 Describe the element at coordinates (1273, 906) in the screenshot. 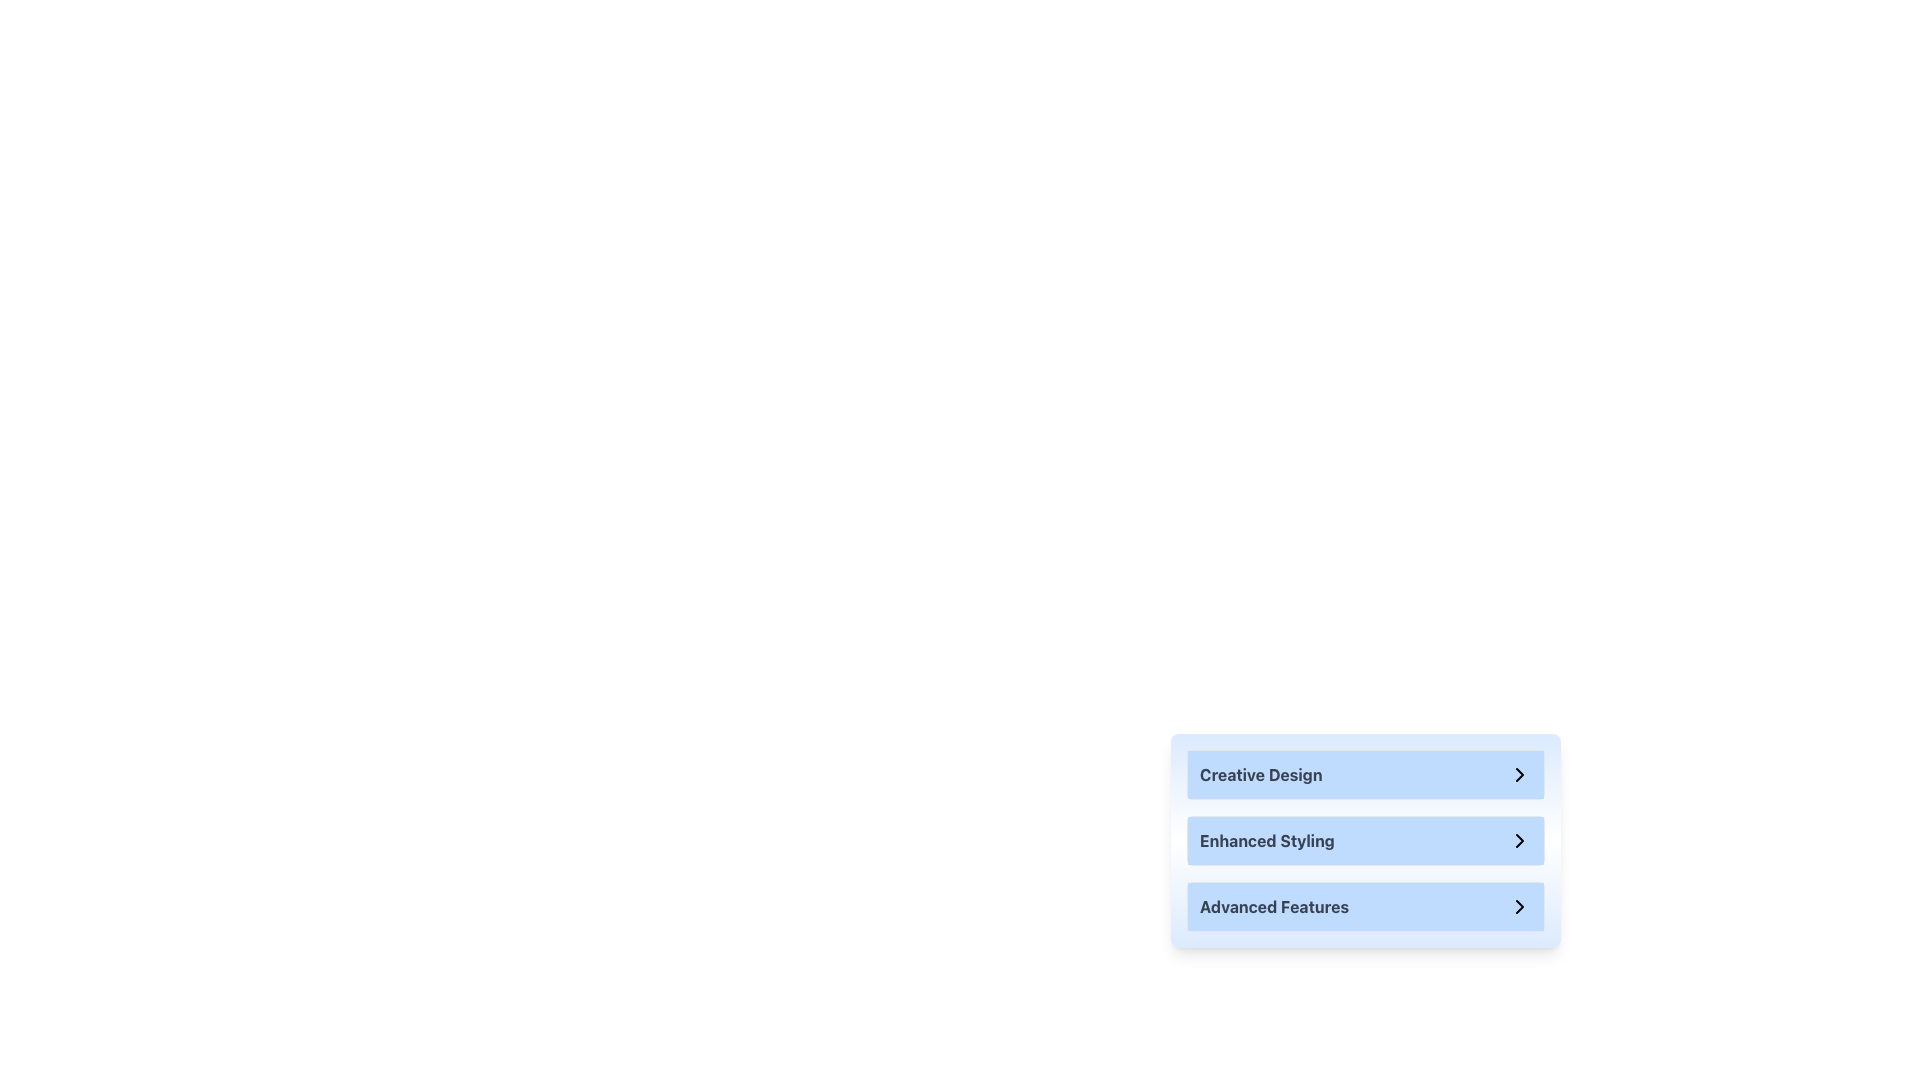

I see `the 'Advanced Features' text label, which serves as a header for a section in a horizontally-aligned menu structure` at that location.